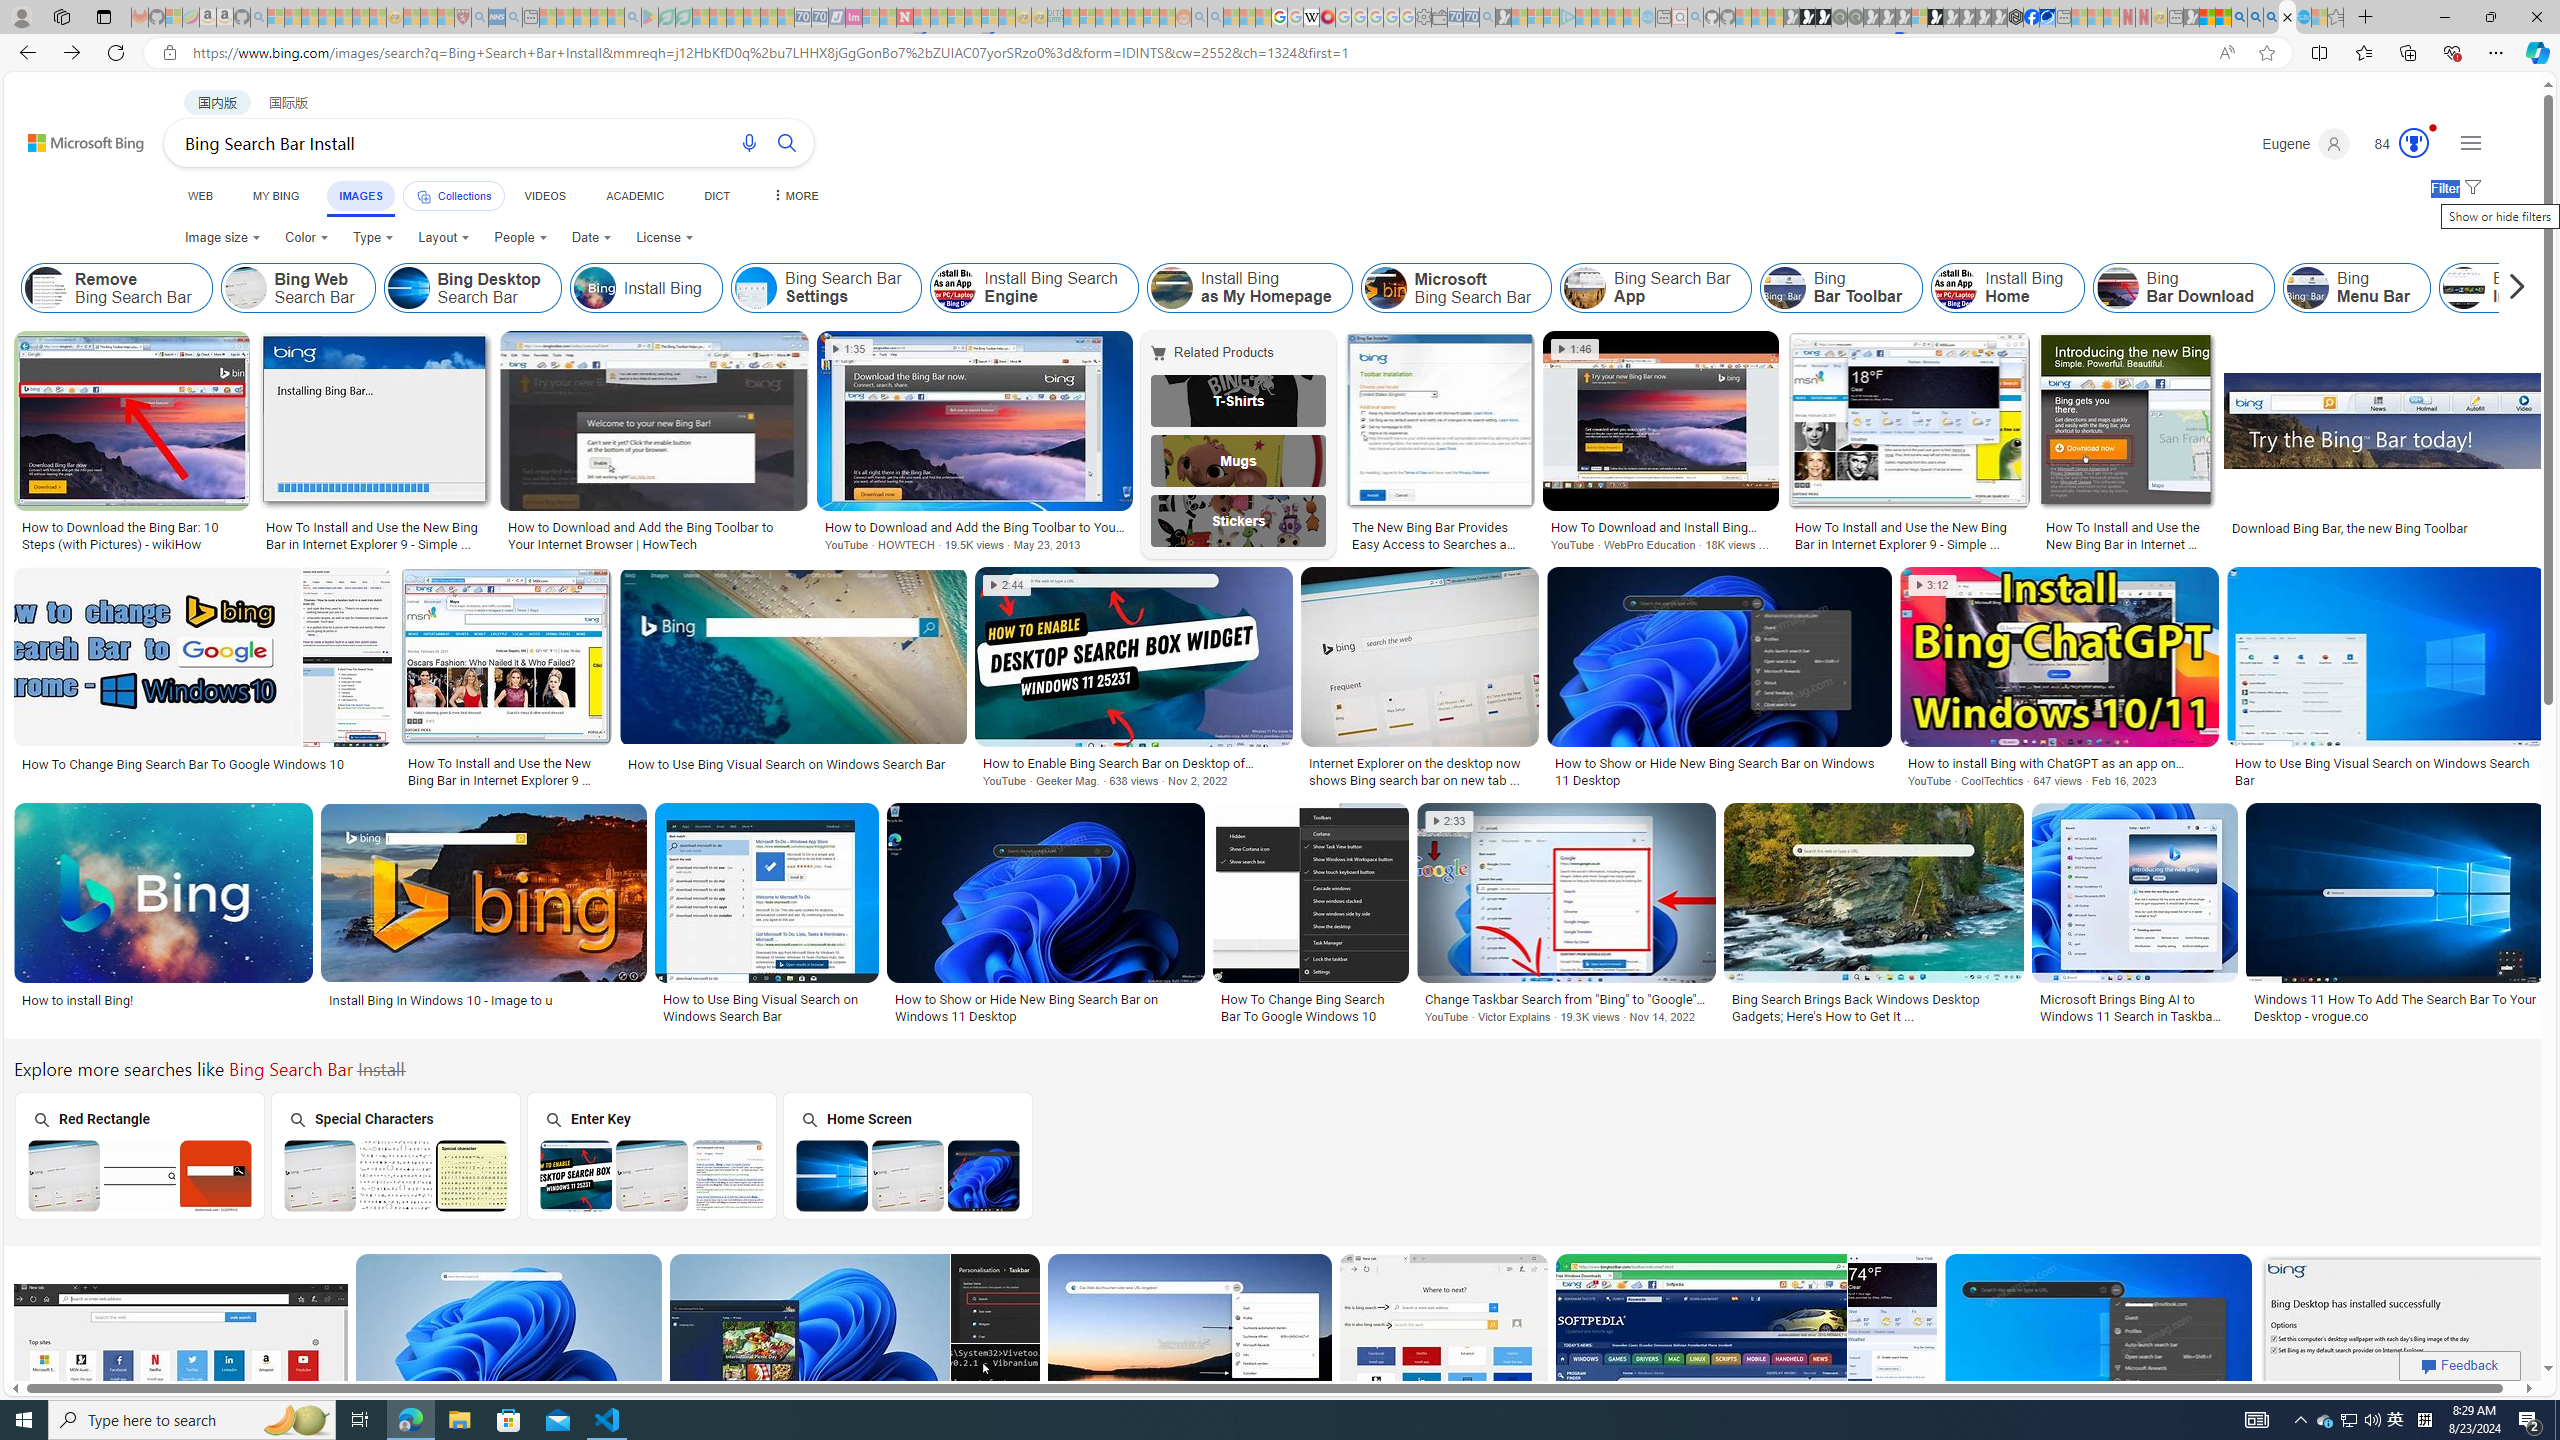 The image size is (2560, 1440). What do you see at coordinates (163, 999) in the screenshot?
I see `'How to install Bing!'` at bounding box center [163, 999].